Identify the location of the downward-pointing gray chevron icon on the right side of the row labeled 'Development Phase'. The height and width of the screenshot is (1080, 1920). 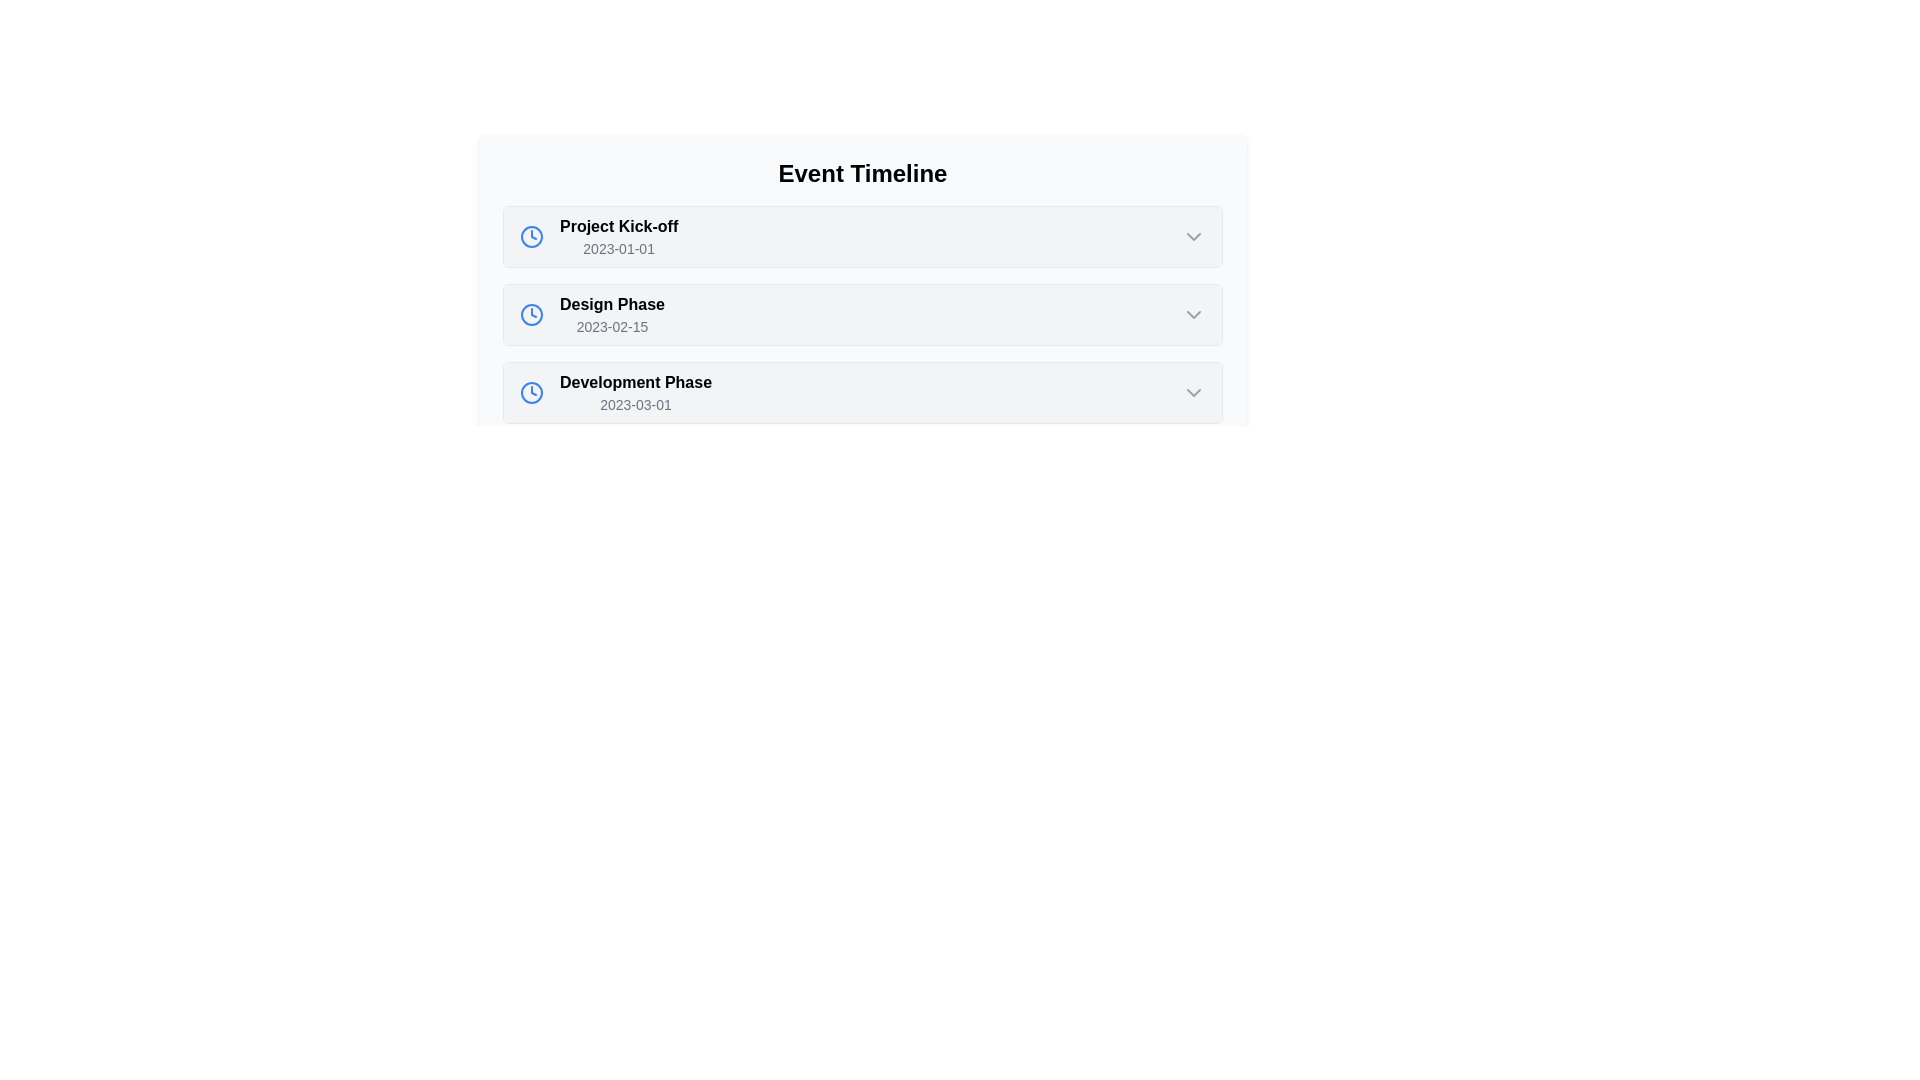
(1194, 393).